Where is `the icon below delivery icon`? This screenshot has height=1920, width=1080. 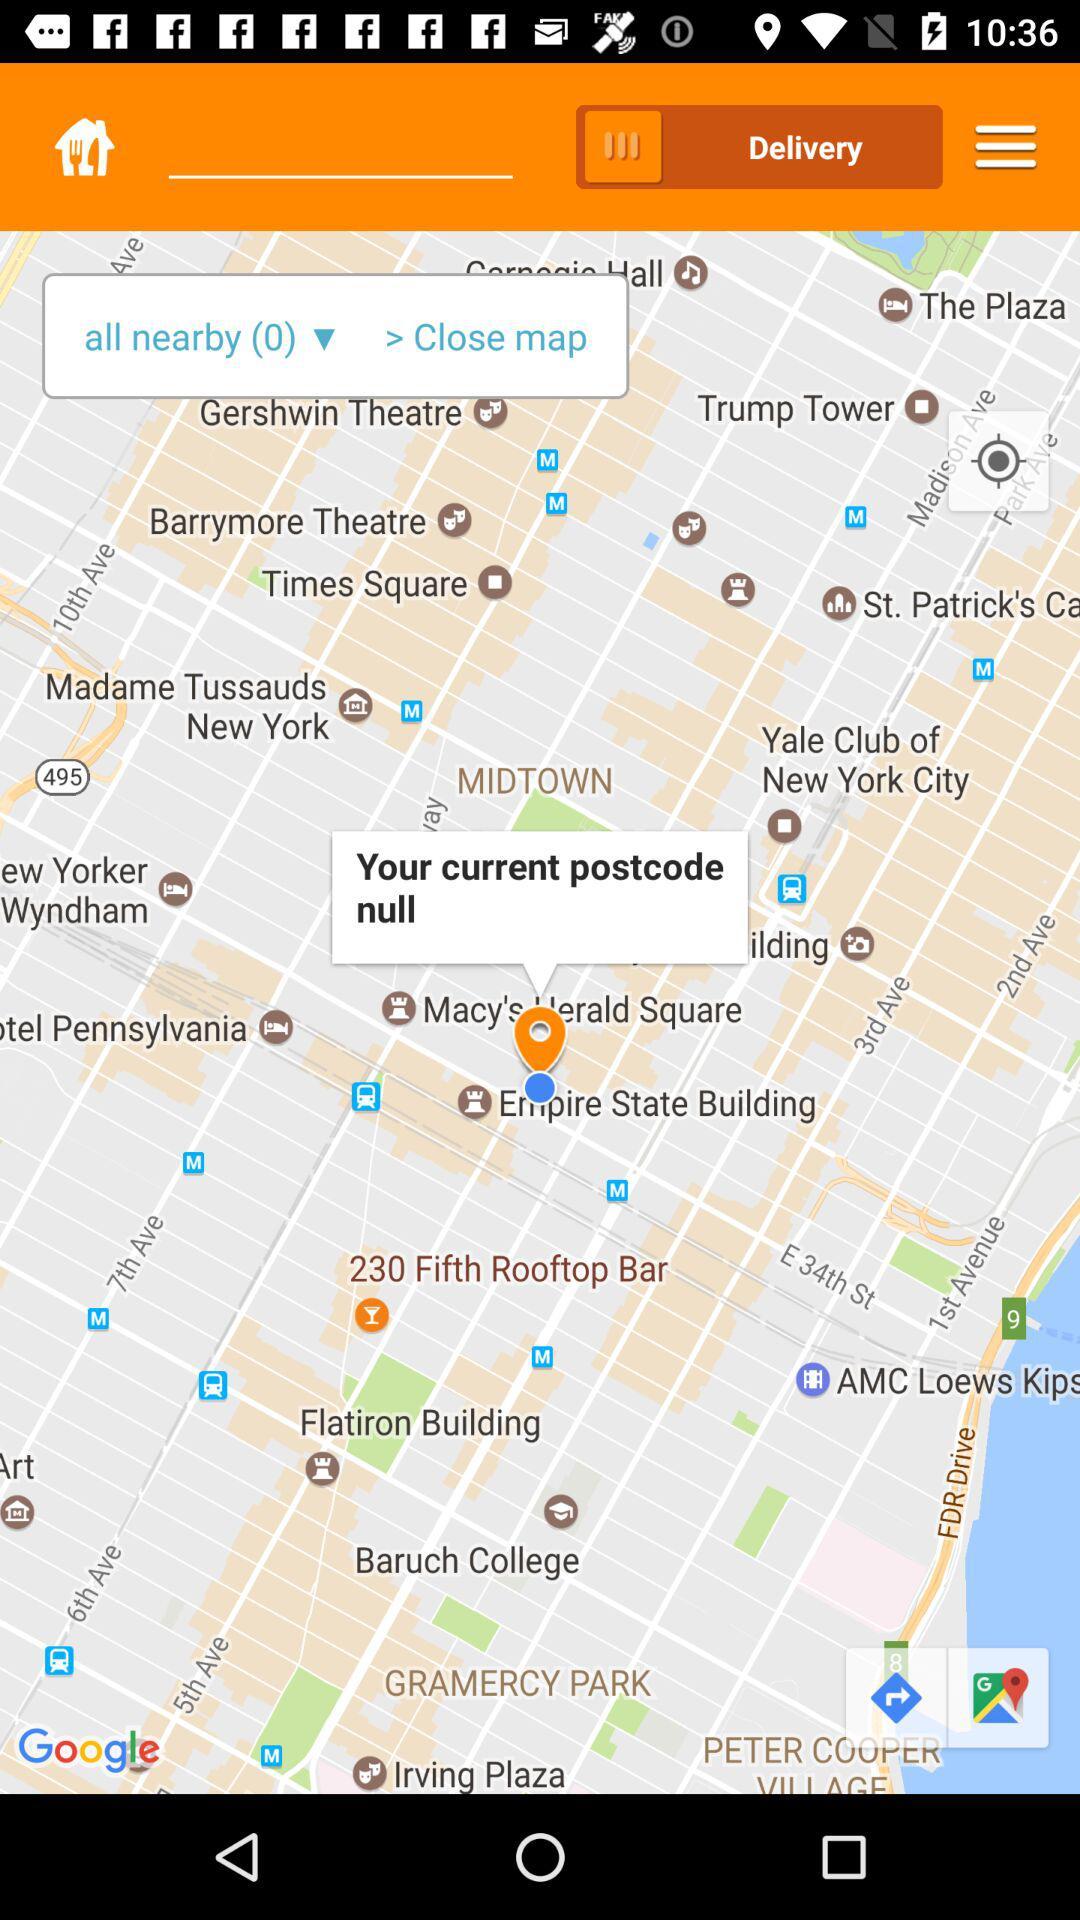 the icon below delivery icon is located at coordinates (998, 461).